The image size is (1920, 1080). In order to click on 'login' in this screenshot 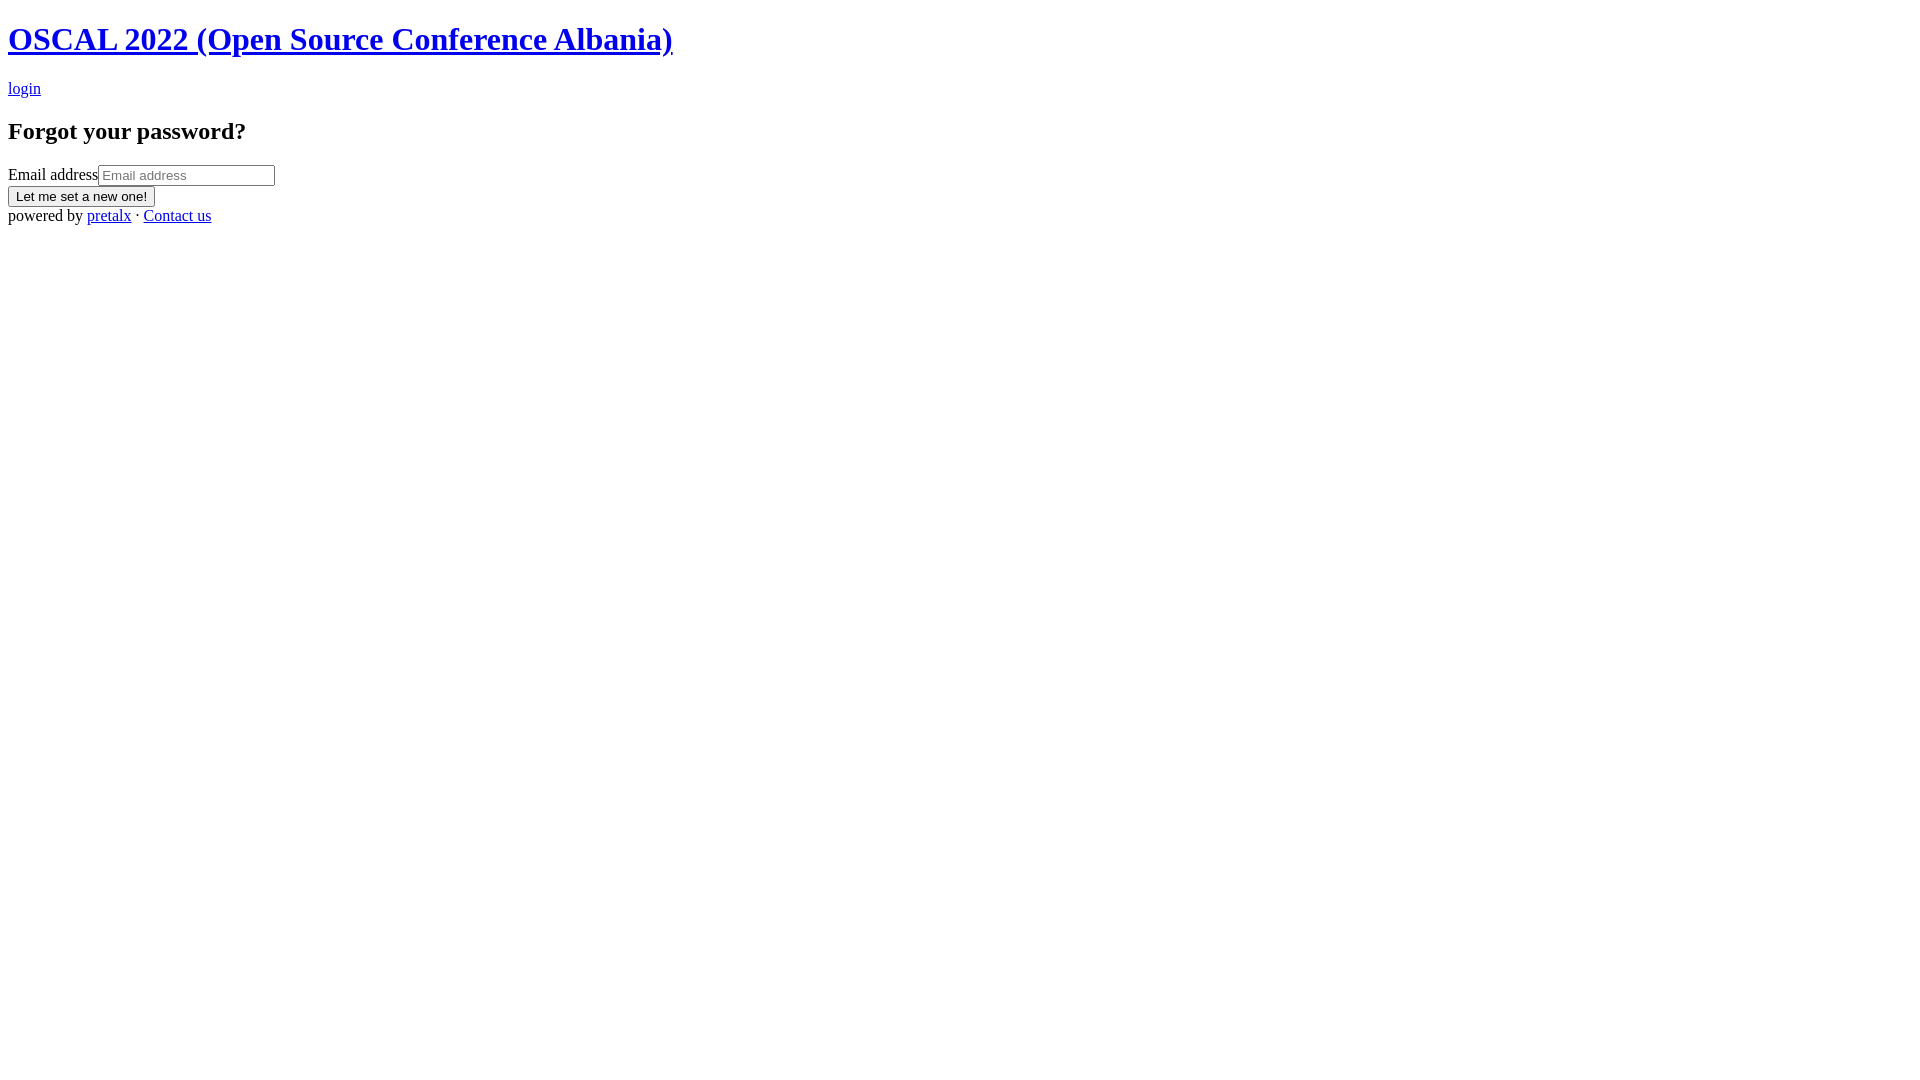, I will do `click(24, 87)`.